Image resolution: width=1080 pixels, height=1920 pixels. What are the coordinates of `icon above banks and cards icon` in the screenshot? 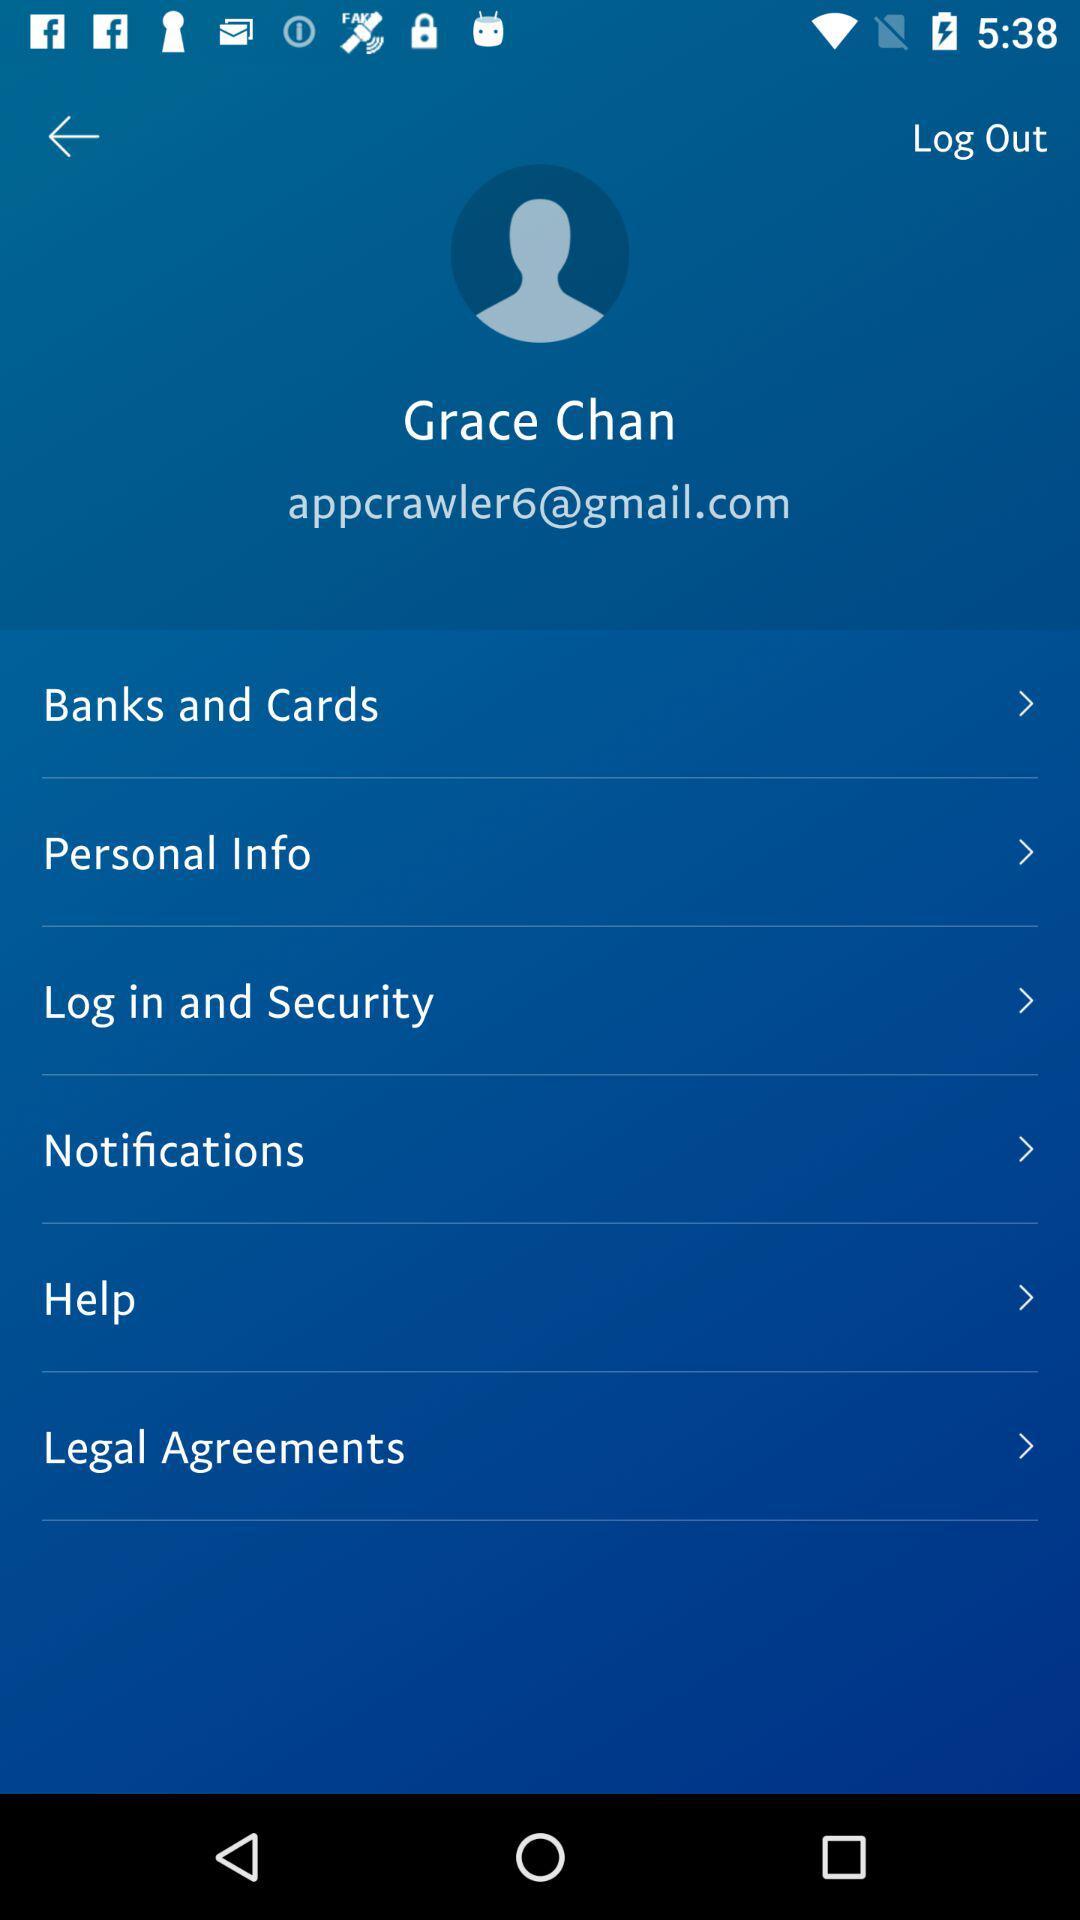 It's located at (978, 135).